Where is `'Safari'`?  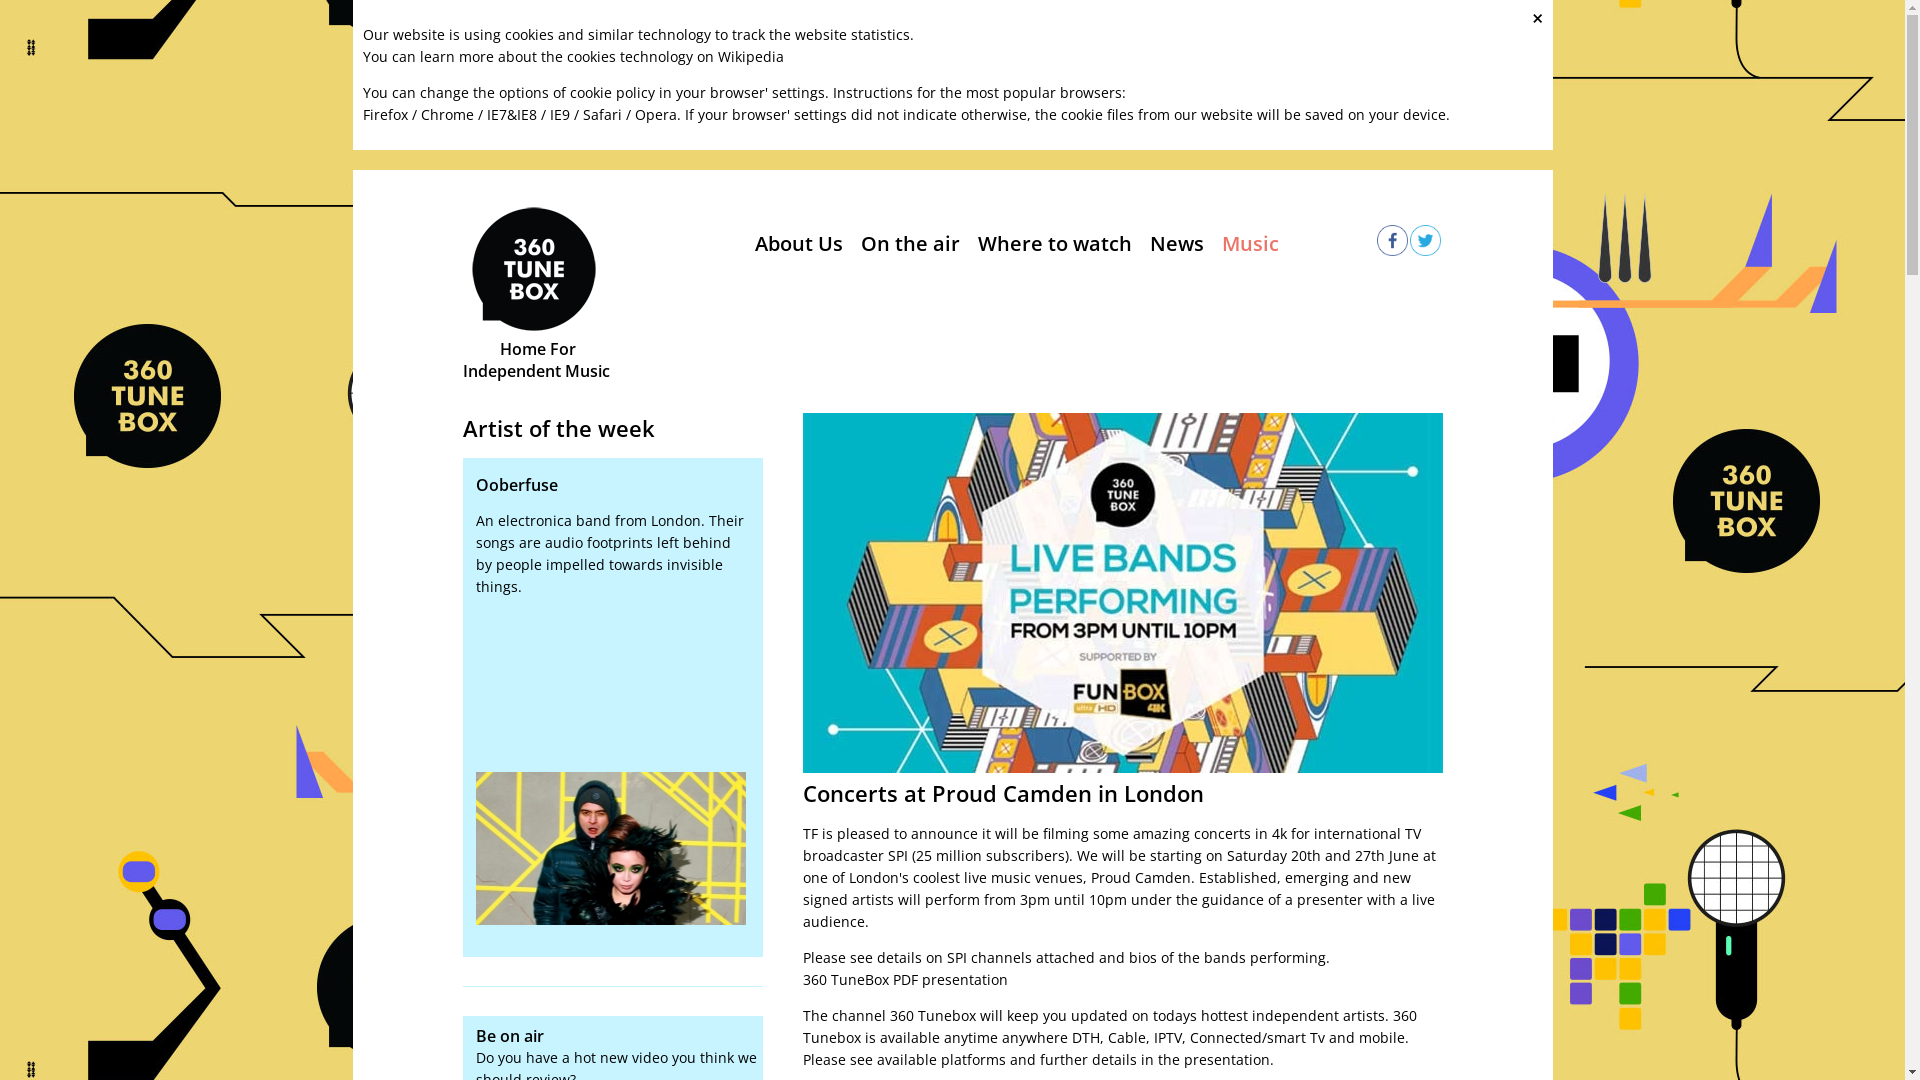
'Safari' is located at coordinates (600, 114).